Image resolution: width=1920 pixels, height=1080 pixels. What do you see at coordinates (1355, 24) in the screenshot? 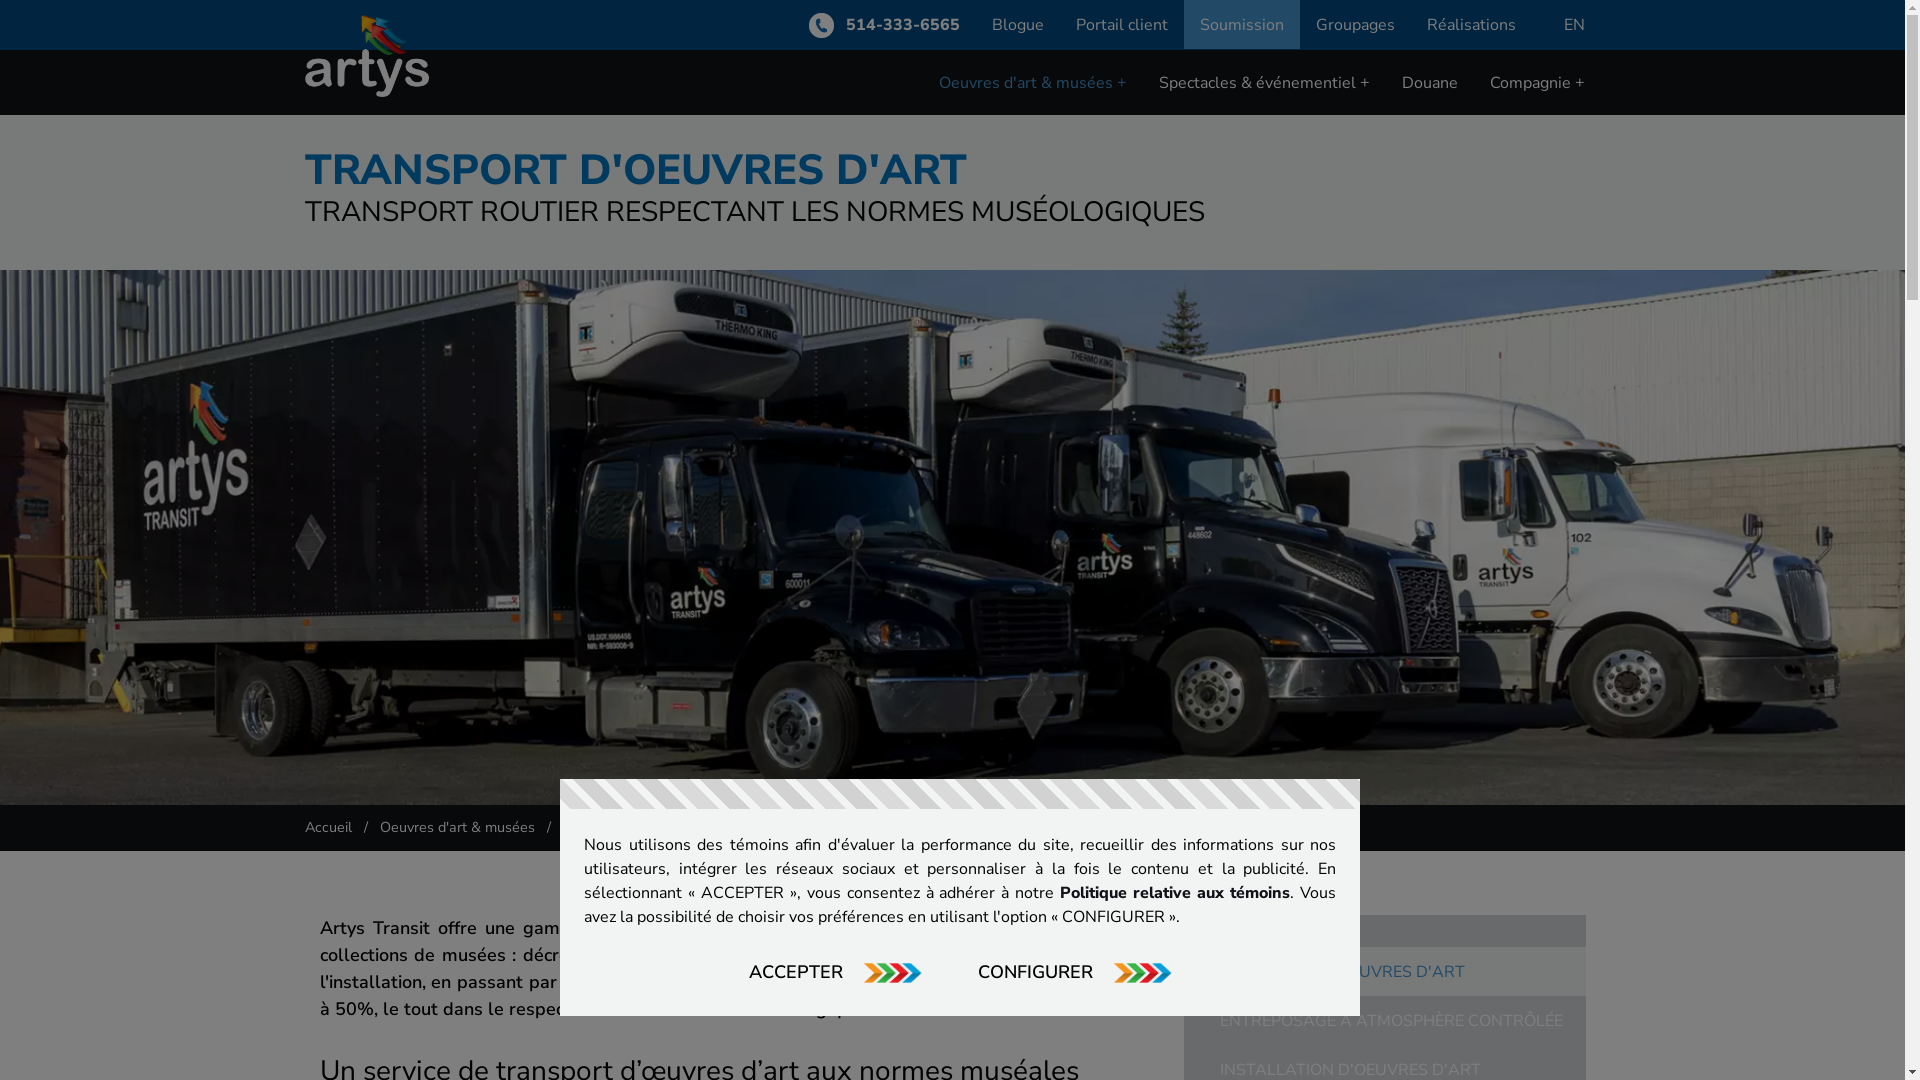
I see `'Groupages'` at bounding box center [1355, 24].